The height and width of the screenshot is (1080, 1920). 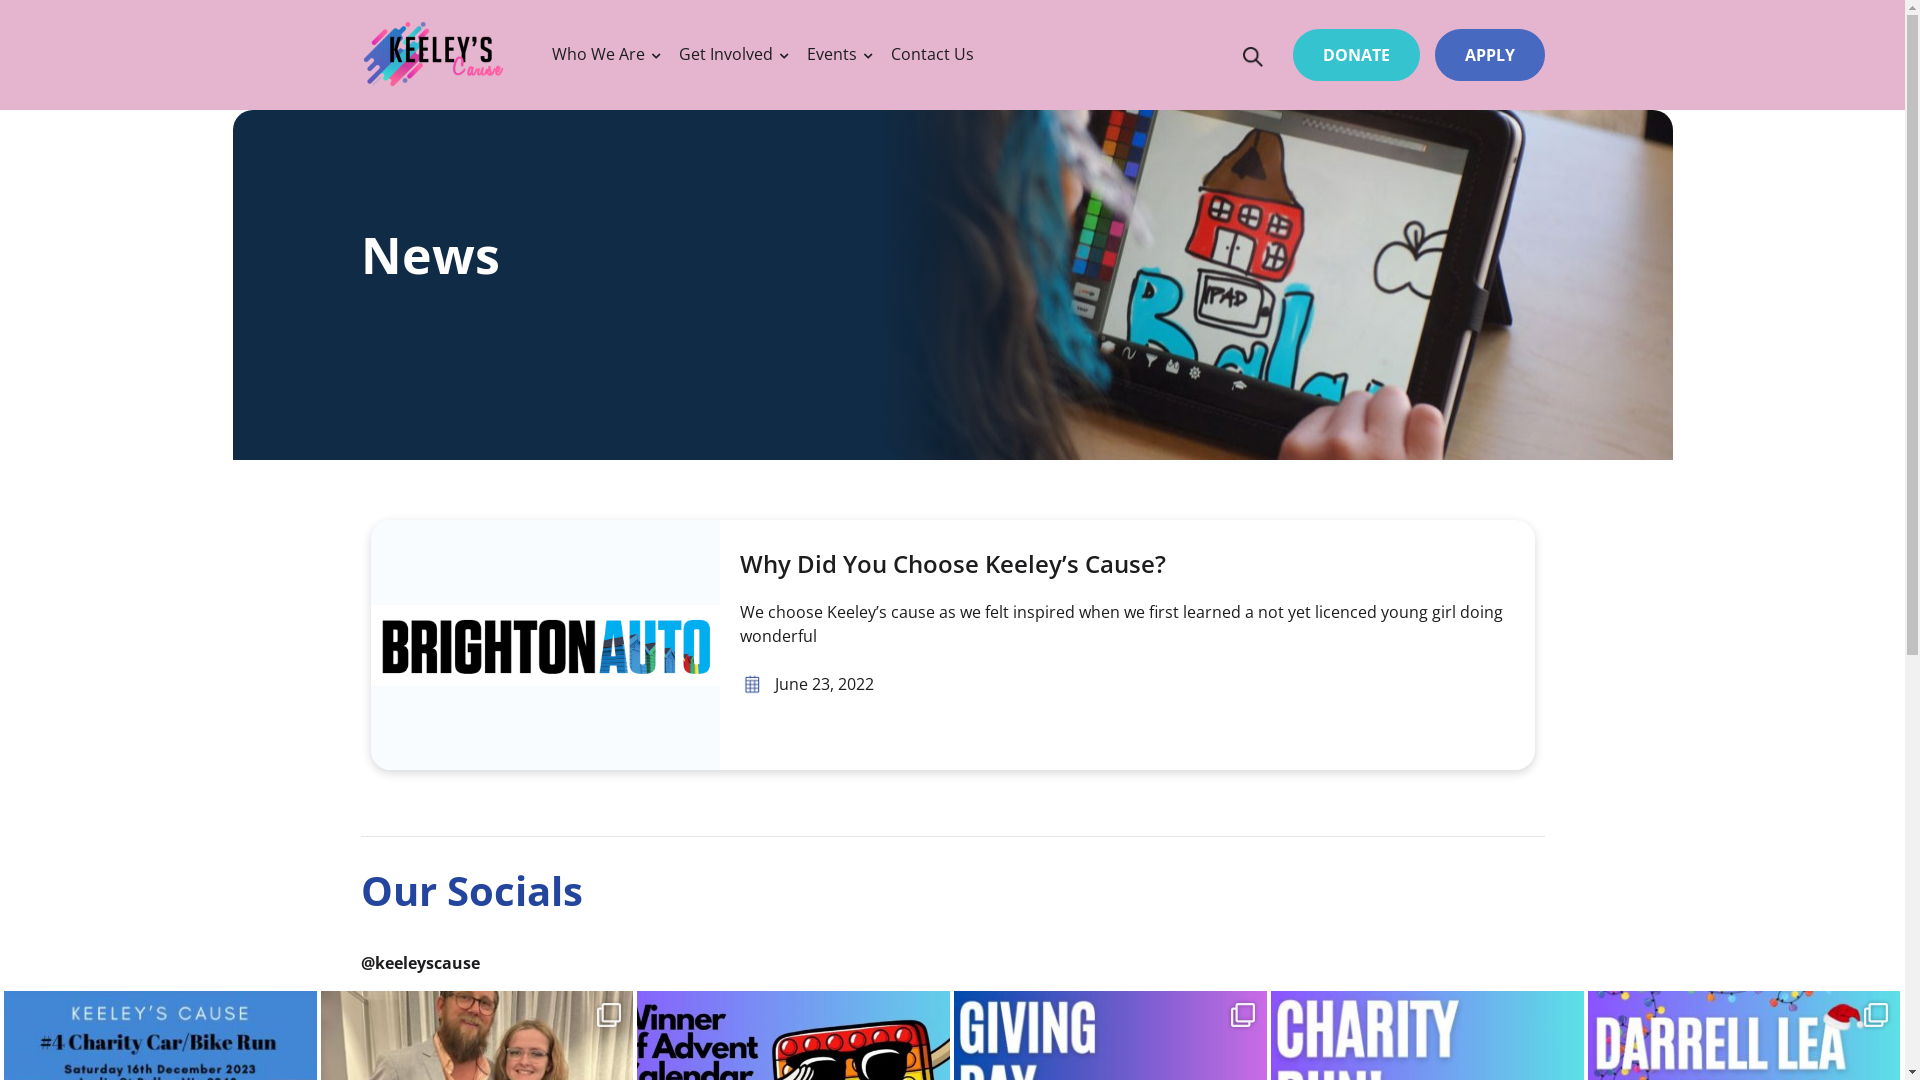 I want to click on 'Contact Us', so click(x=931, y=53).